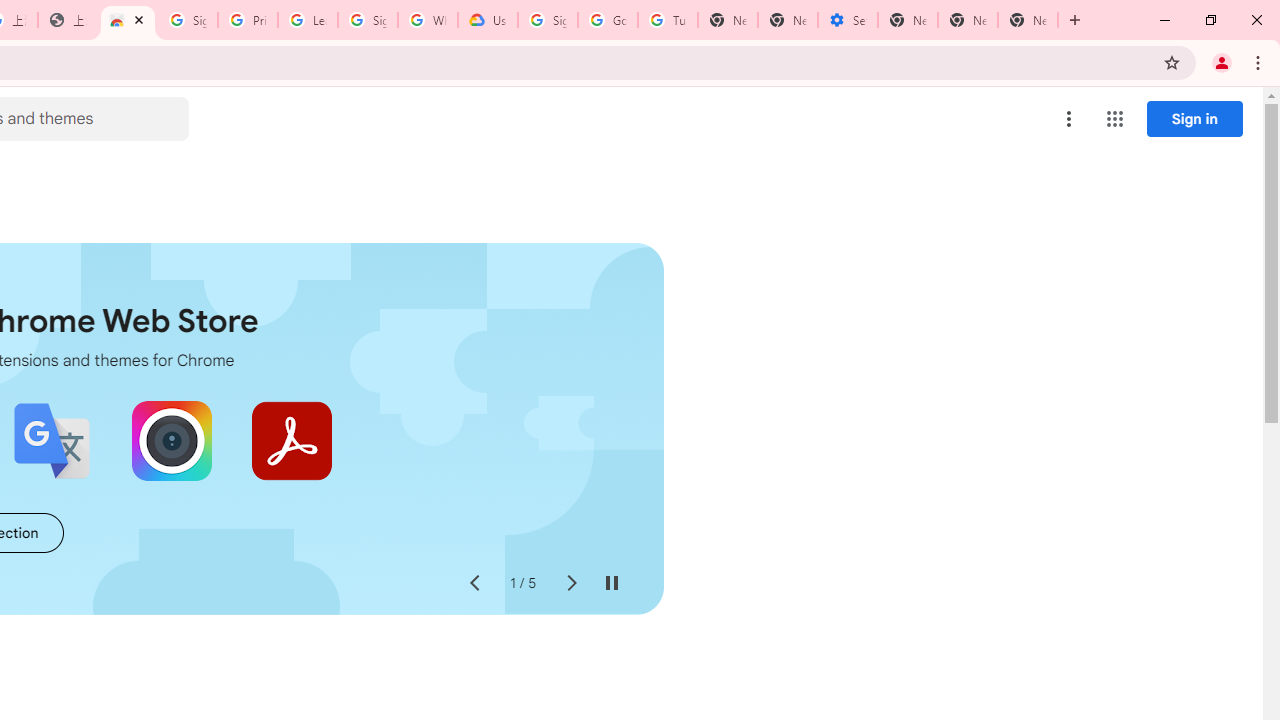 The width and height of the screenshot is (1280, 720). What do you see at coordinates (848, 20) in the screenshot?
I see `'Settings - Addresses and more'` at bounding box center [848, 20].